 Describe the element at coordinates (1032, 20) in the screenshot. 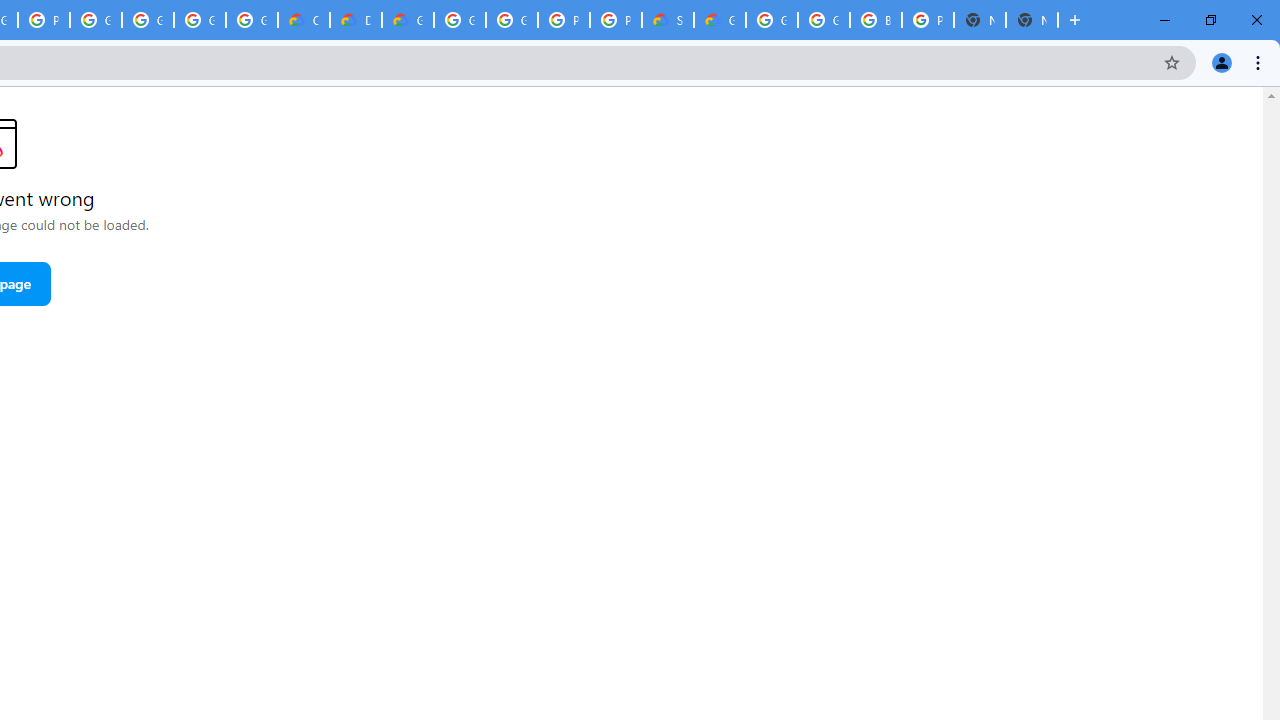

I see `'New Tab'` at that location.